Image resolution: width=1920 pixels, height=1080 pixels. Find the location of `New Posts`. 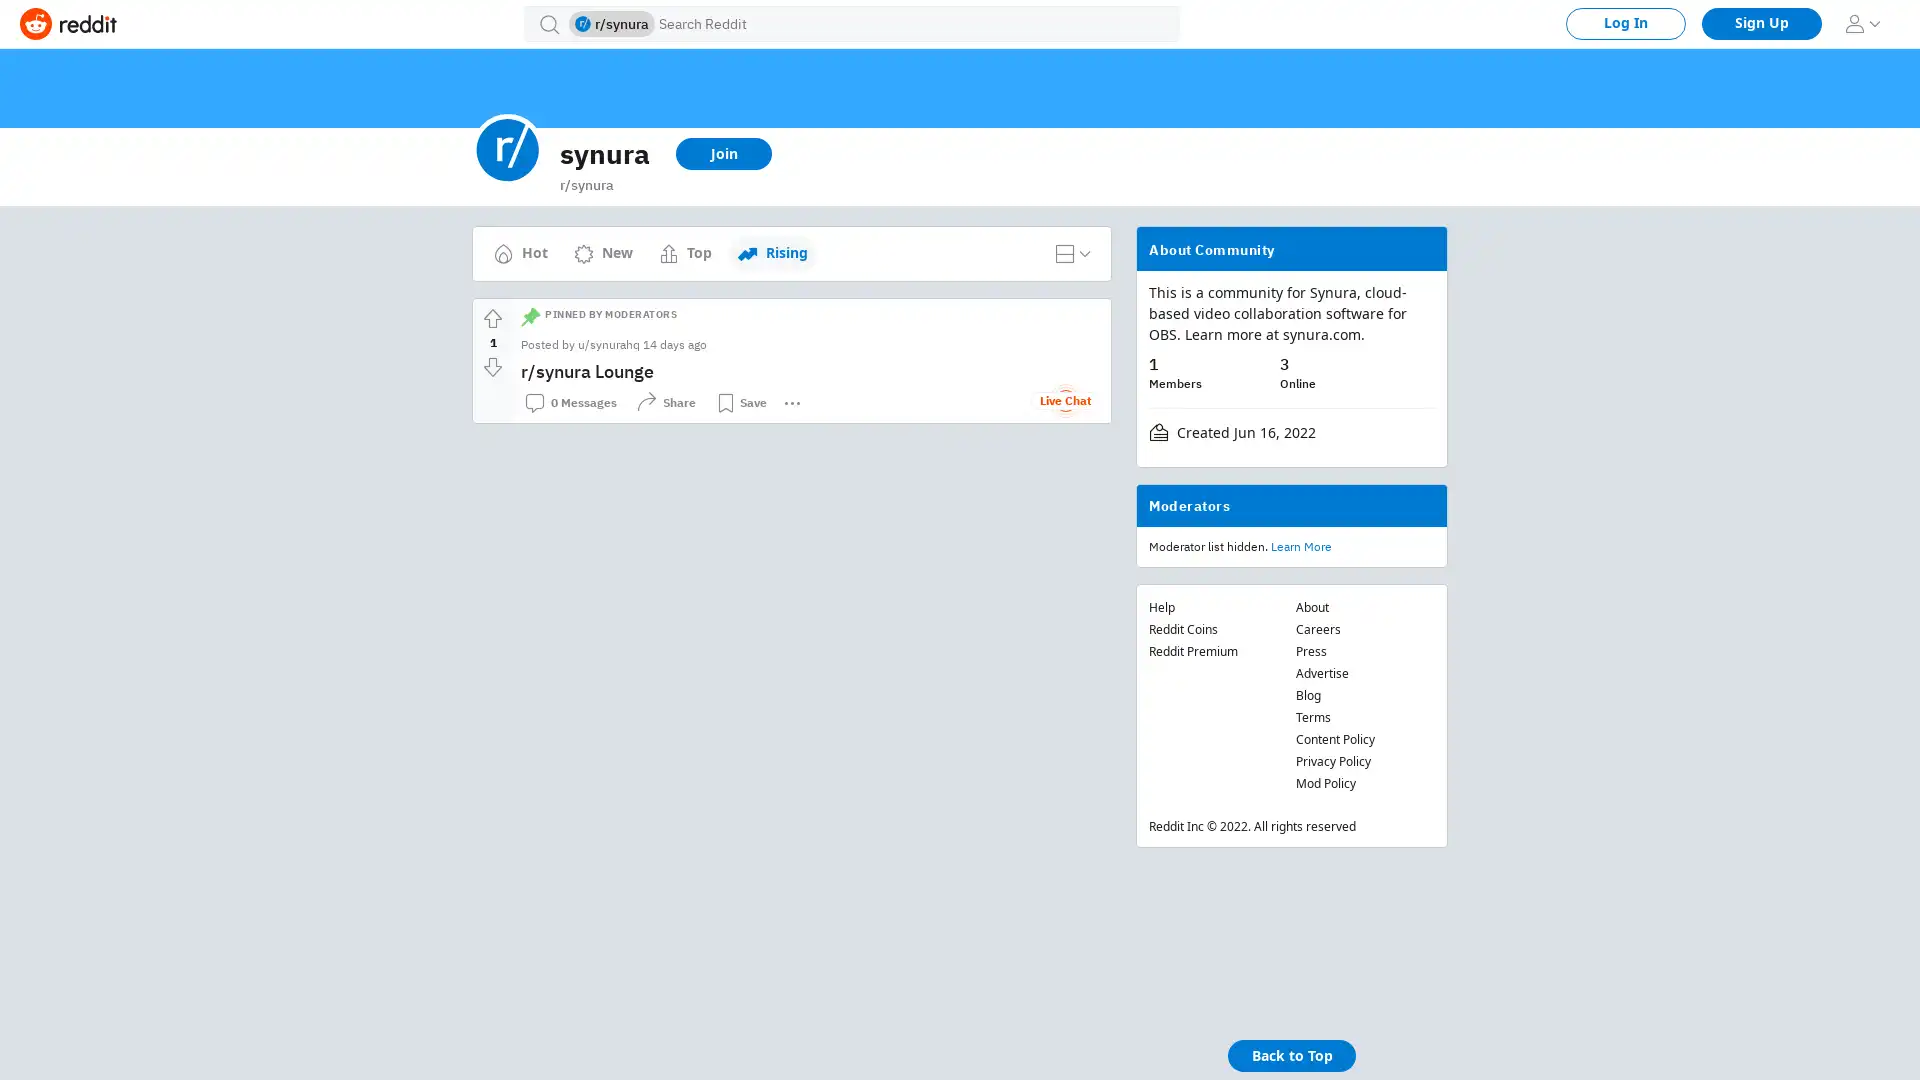

New Posts is located at coordinates (775, 242).